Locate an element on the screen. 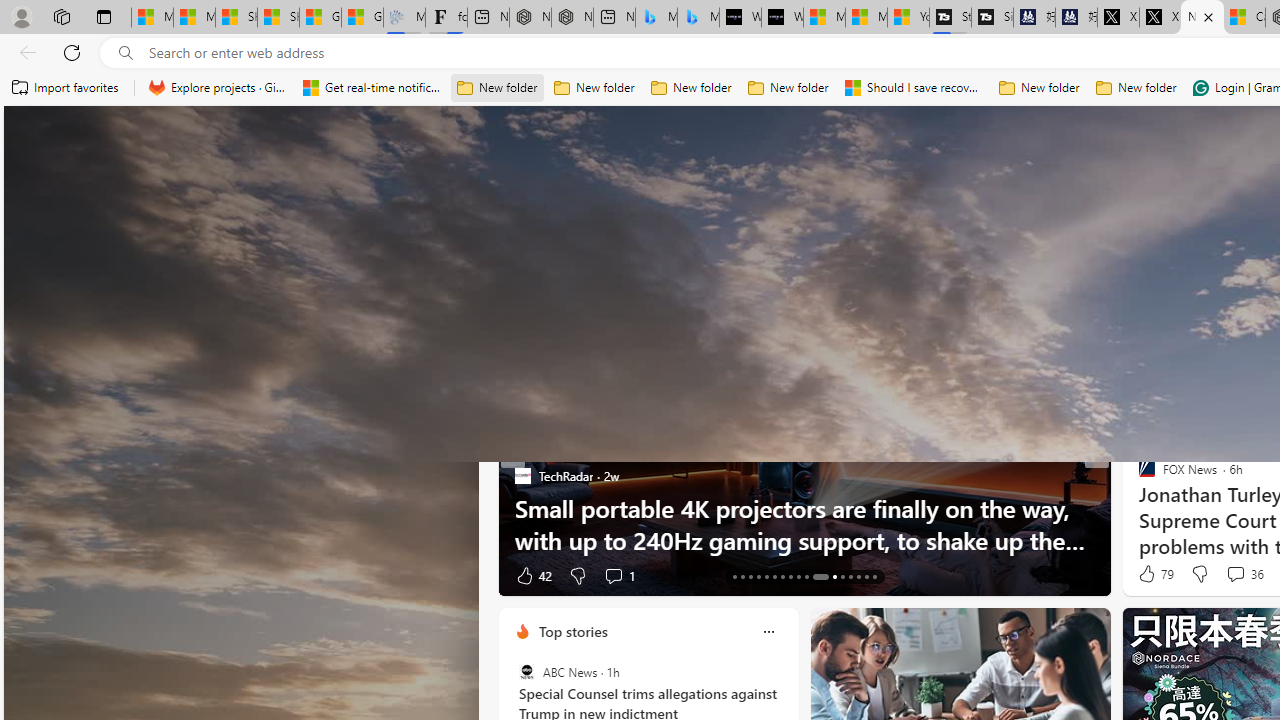  '4 Like' is located at coordinates (1145, 575).